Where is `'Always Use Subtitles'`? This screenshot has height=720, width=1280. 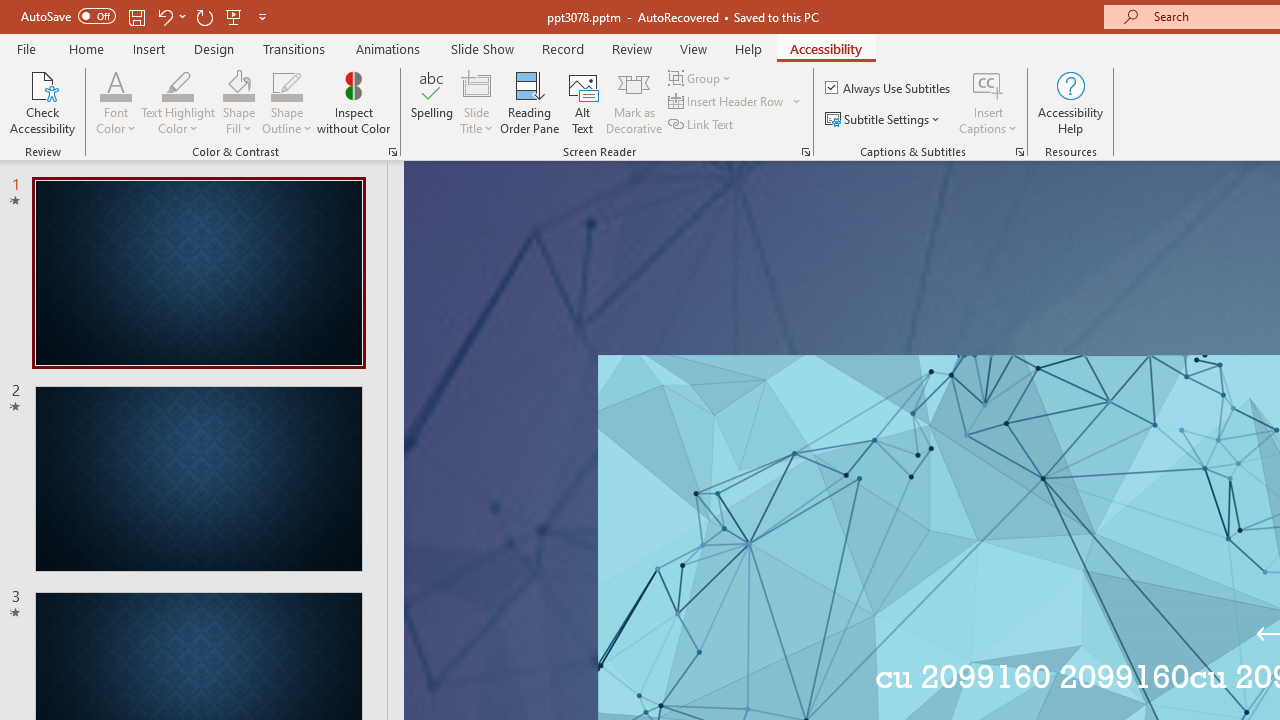 'Always Use Subtitles' is located at coordinates (888, 86).